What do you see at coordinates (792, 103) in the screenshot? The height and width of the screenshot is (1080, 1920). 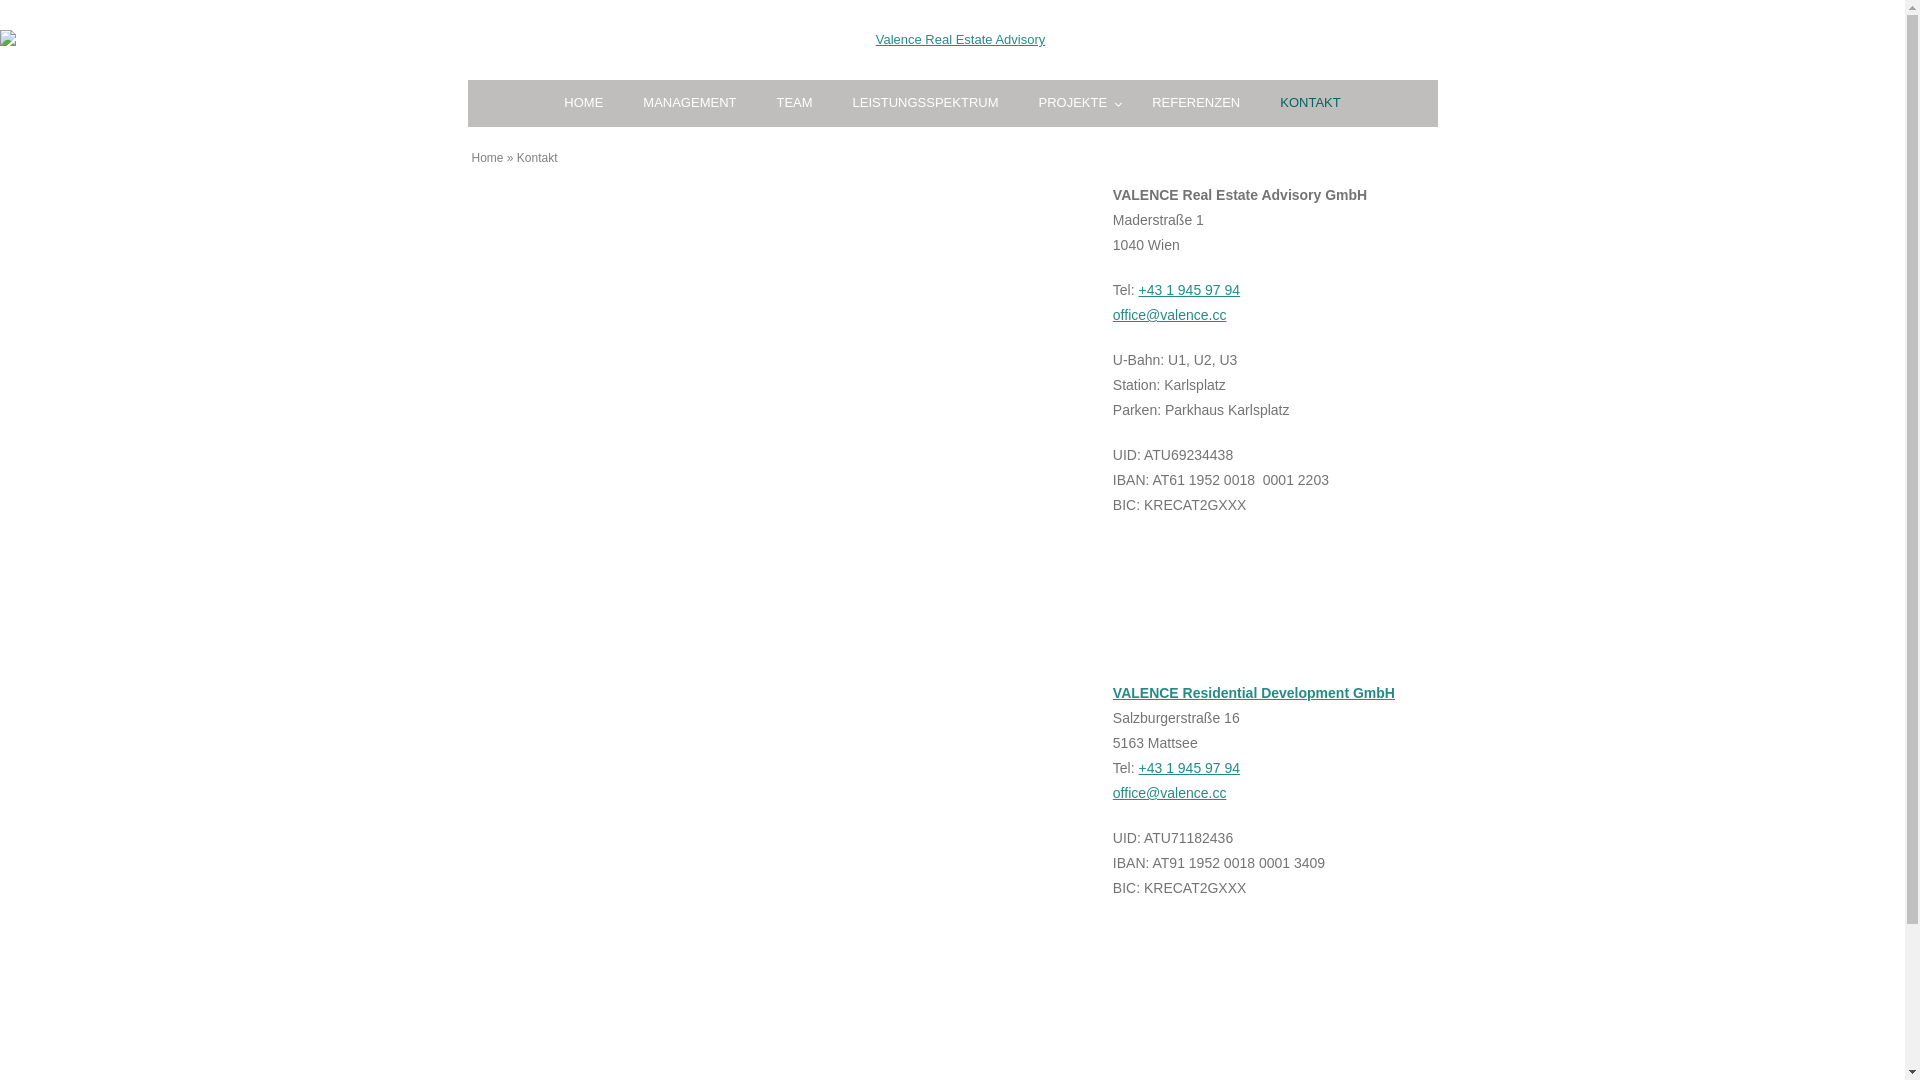 I see `'TEAM'` at bounding box center [792, 103].